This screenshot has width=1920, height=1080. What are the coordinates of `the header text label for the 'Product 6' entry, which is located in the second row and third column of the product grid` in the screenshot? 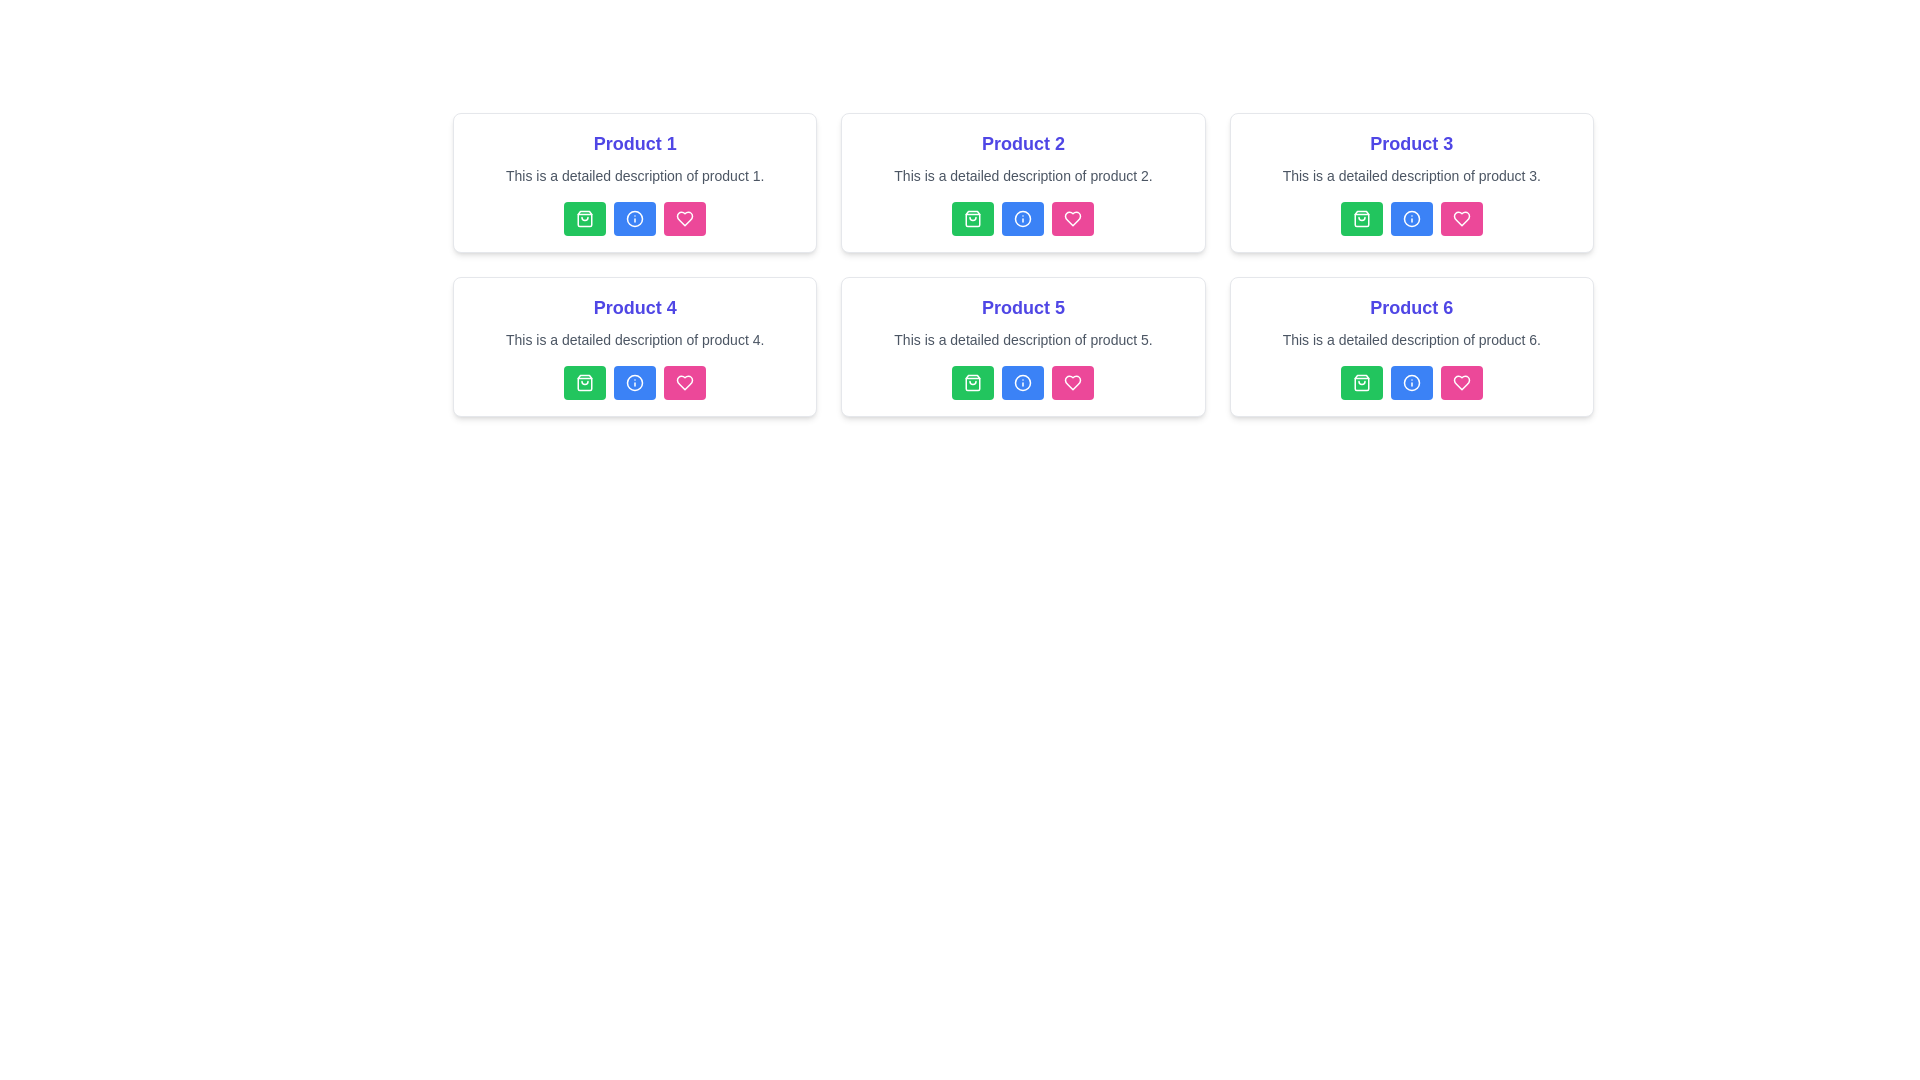 It's located at (1410, 308).